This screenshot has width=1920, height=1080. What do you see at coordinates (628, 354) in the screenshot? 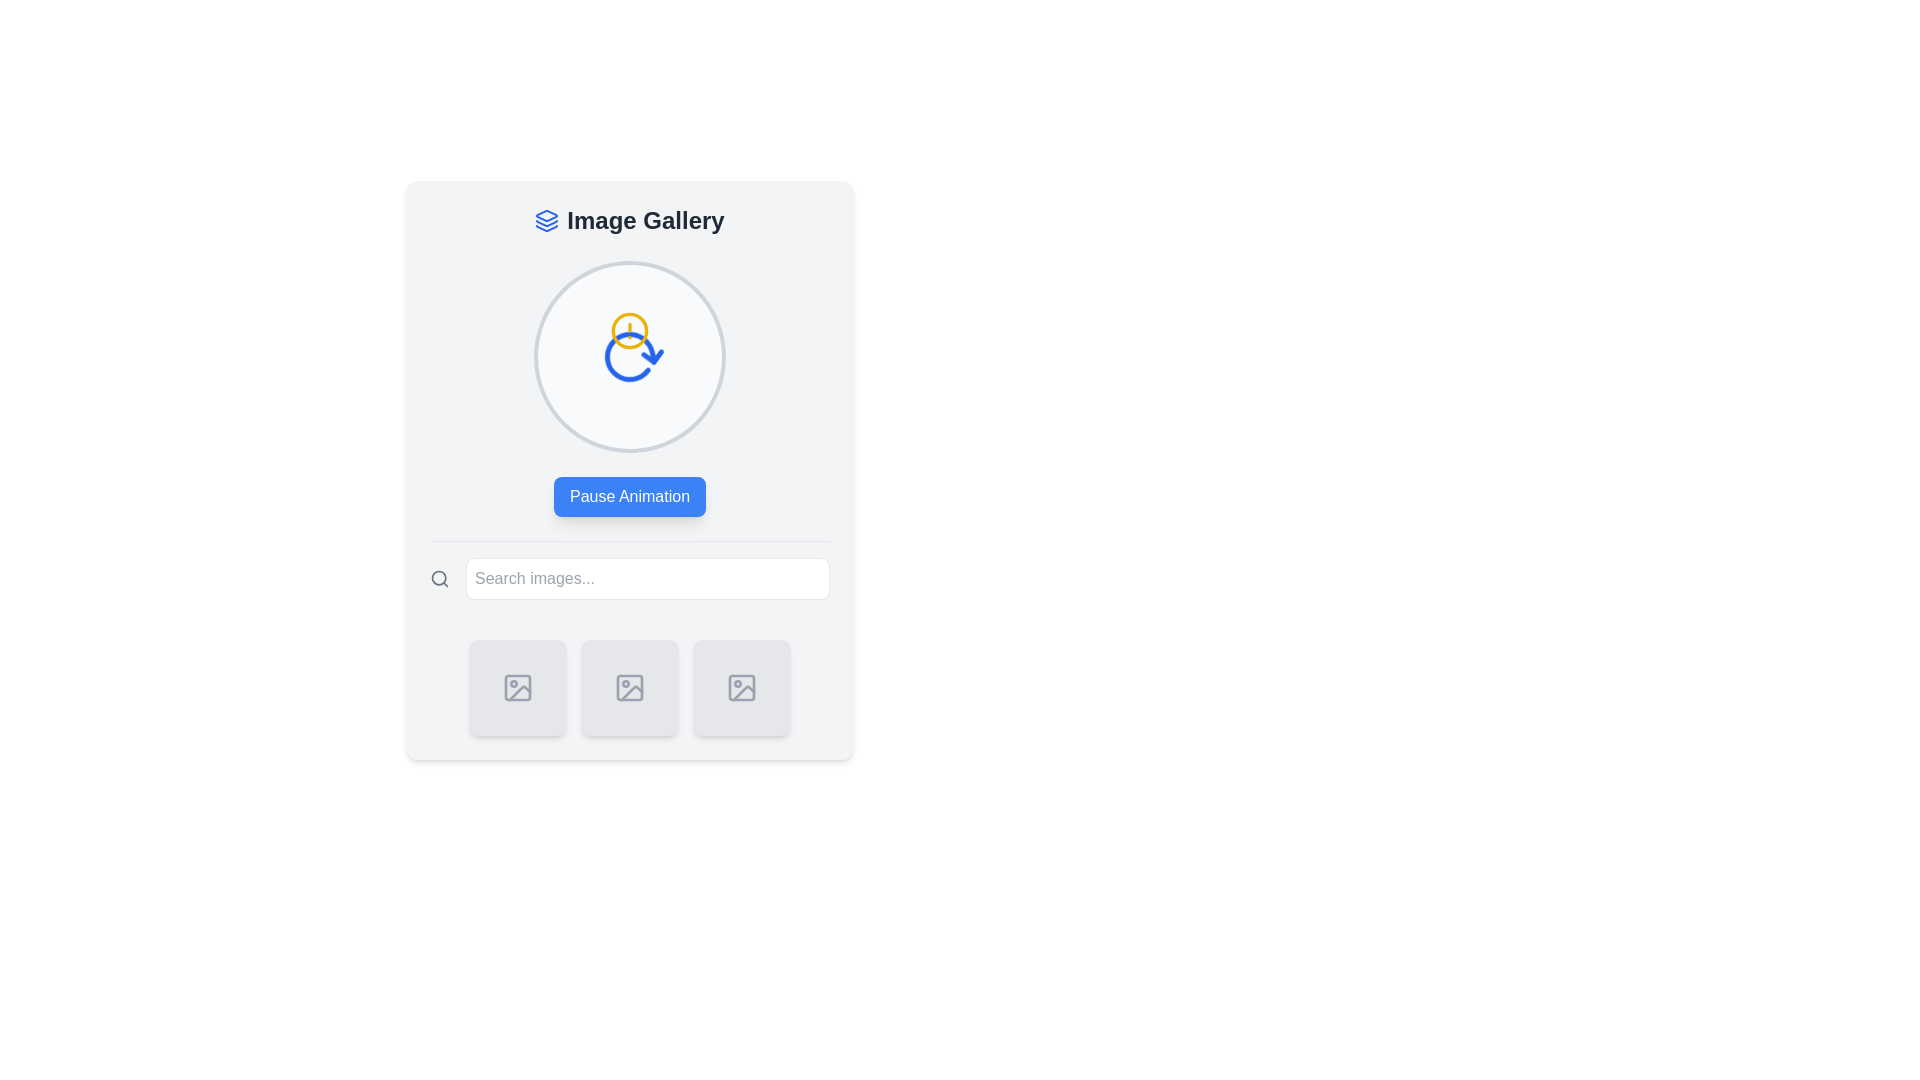
I see `the loading icon located centrally within the circular frame at the top of the interface, which is animated to indicate ongoing progress` at bounding box center [628, 354].